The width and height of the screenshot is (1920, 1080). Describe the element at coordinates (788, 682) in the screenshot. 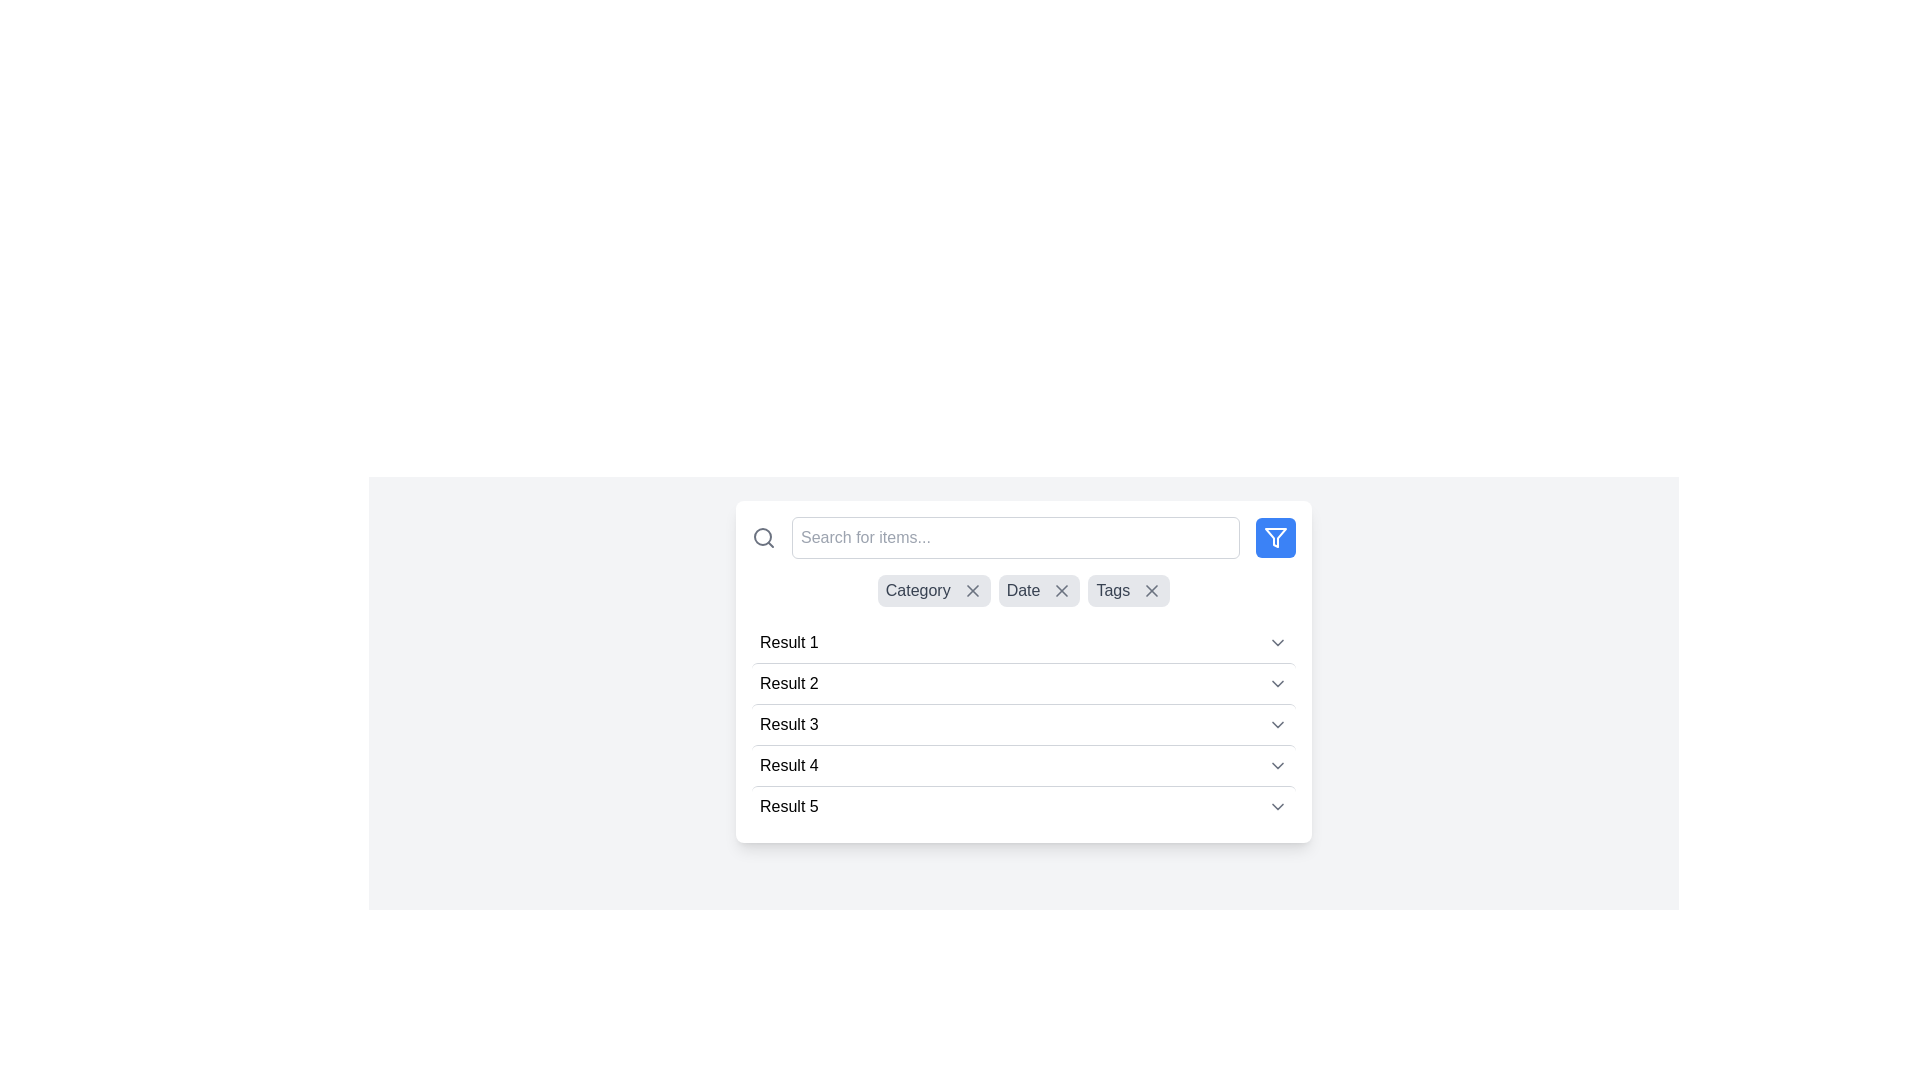

I see `the label displaying 'Result 2', which is located in the second row of the results list, aligned towards the left side of the row` at that location.